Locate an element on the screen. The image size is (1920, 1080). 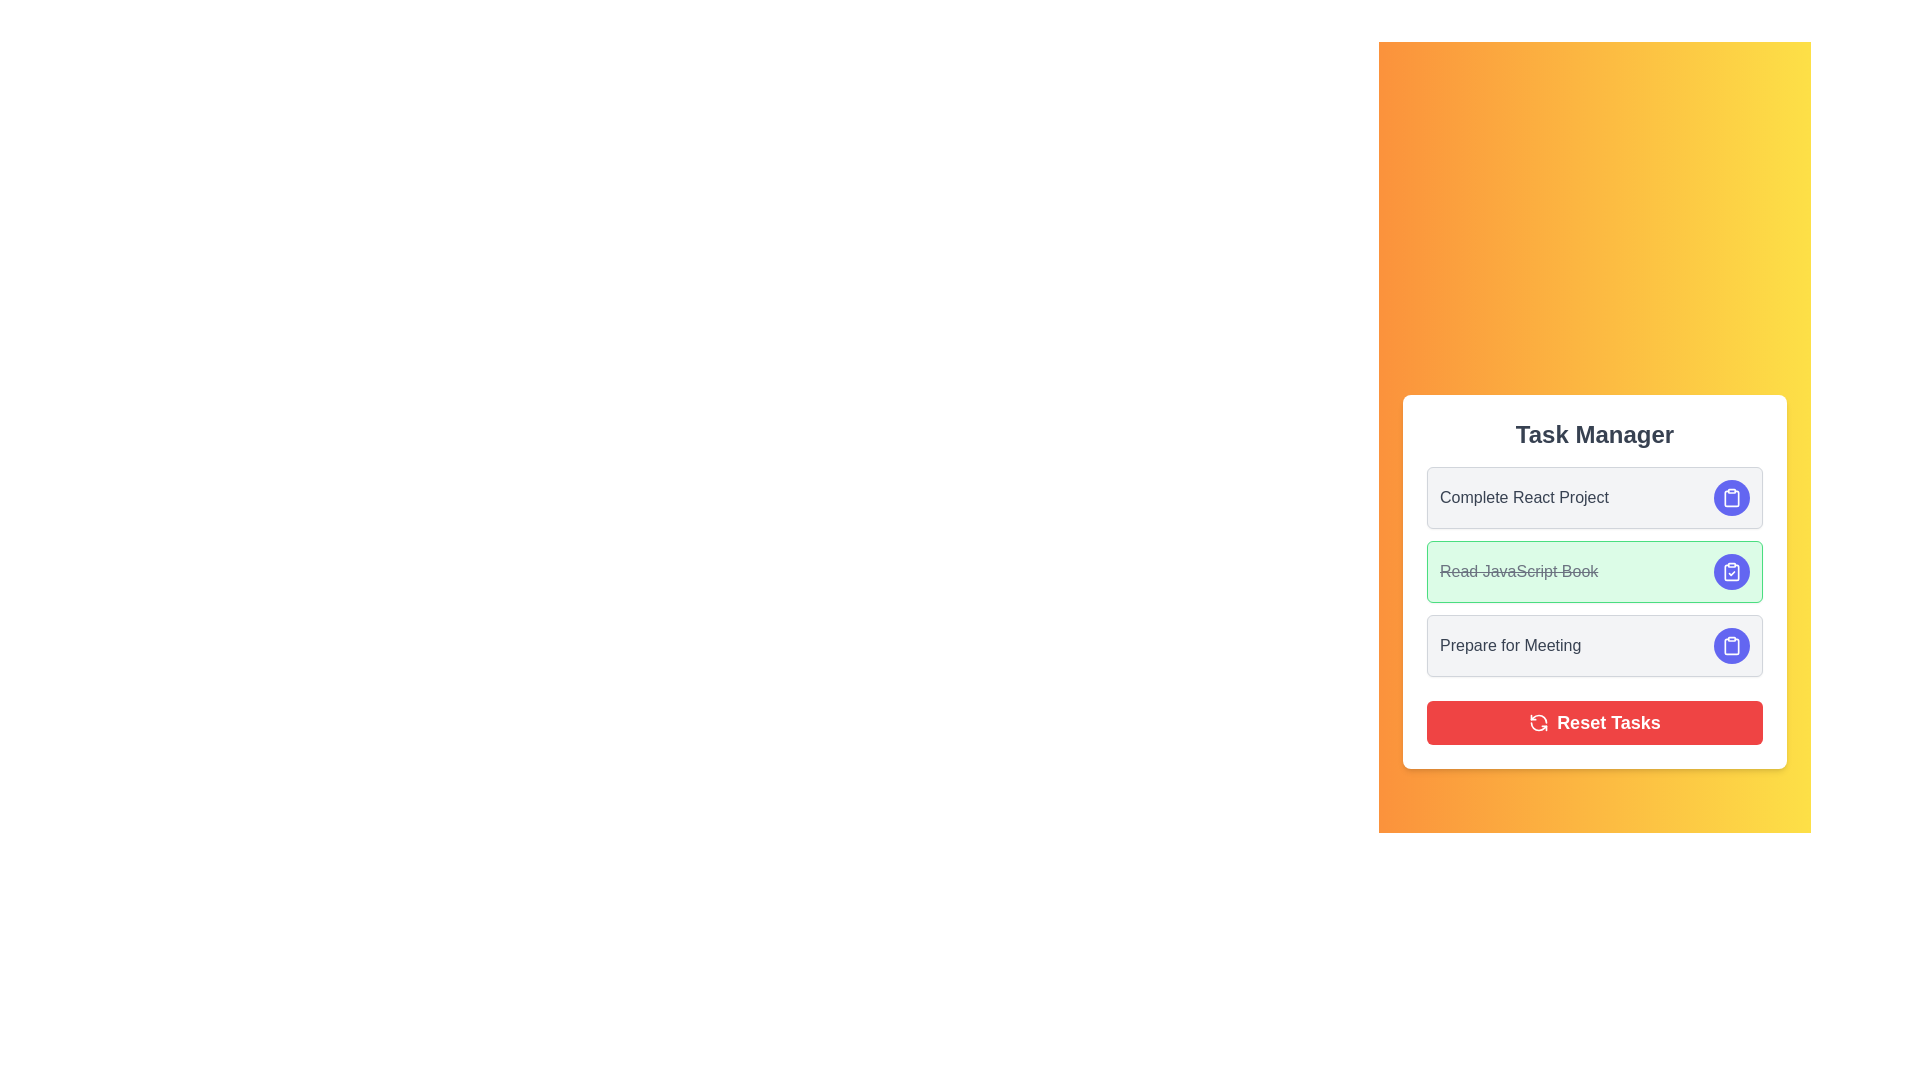
the clipboard icon within the indigo circular button associated with the task 'Read JavaScript Book' is located at coordinates (1731, 645).